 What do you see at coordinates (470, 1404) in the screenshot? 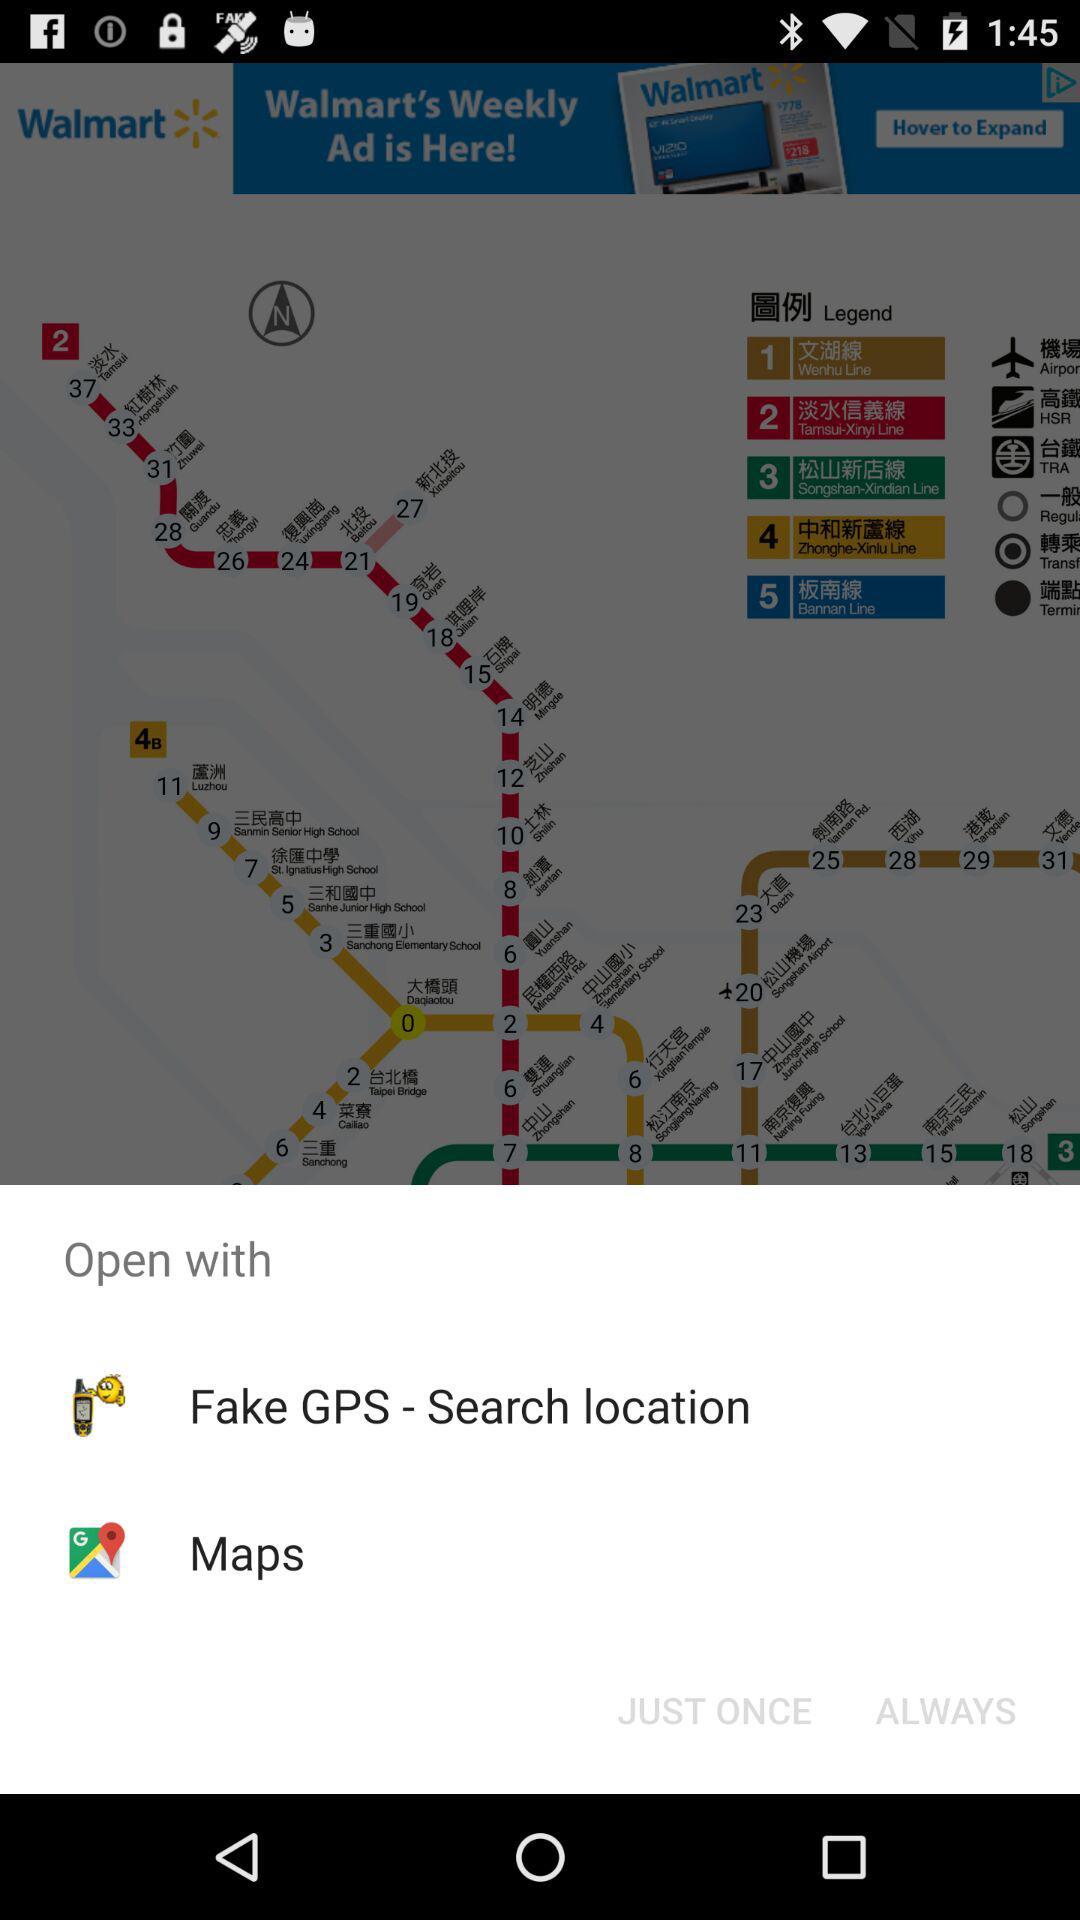
I see `the icon above maps item` at bounding box center [470, 1404].